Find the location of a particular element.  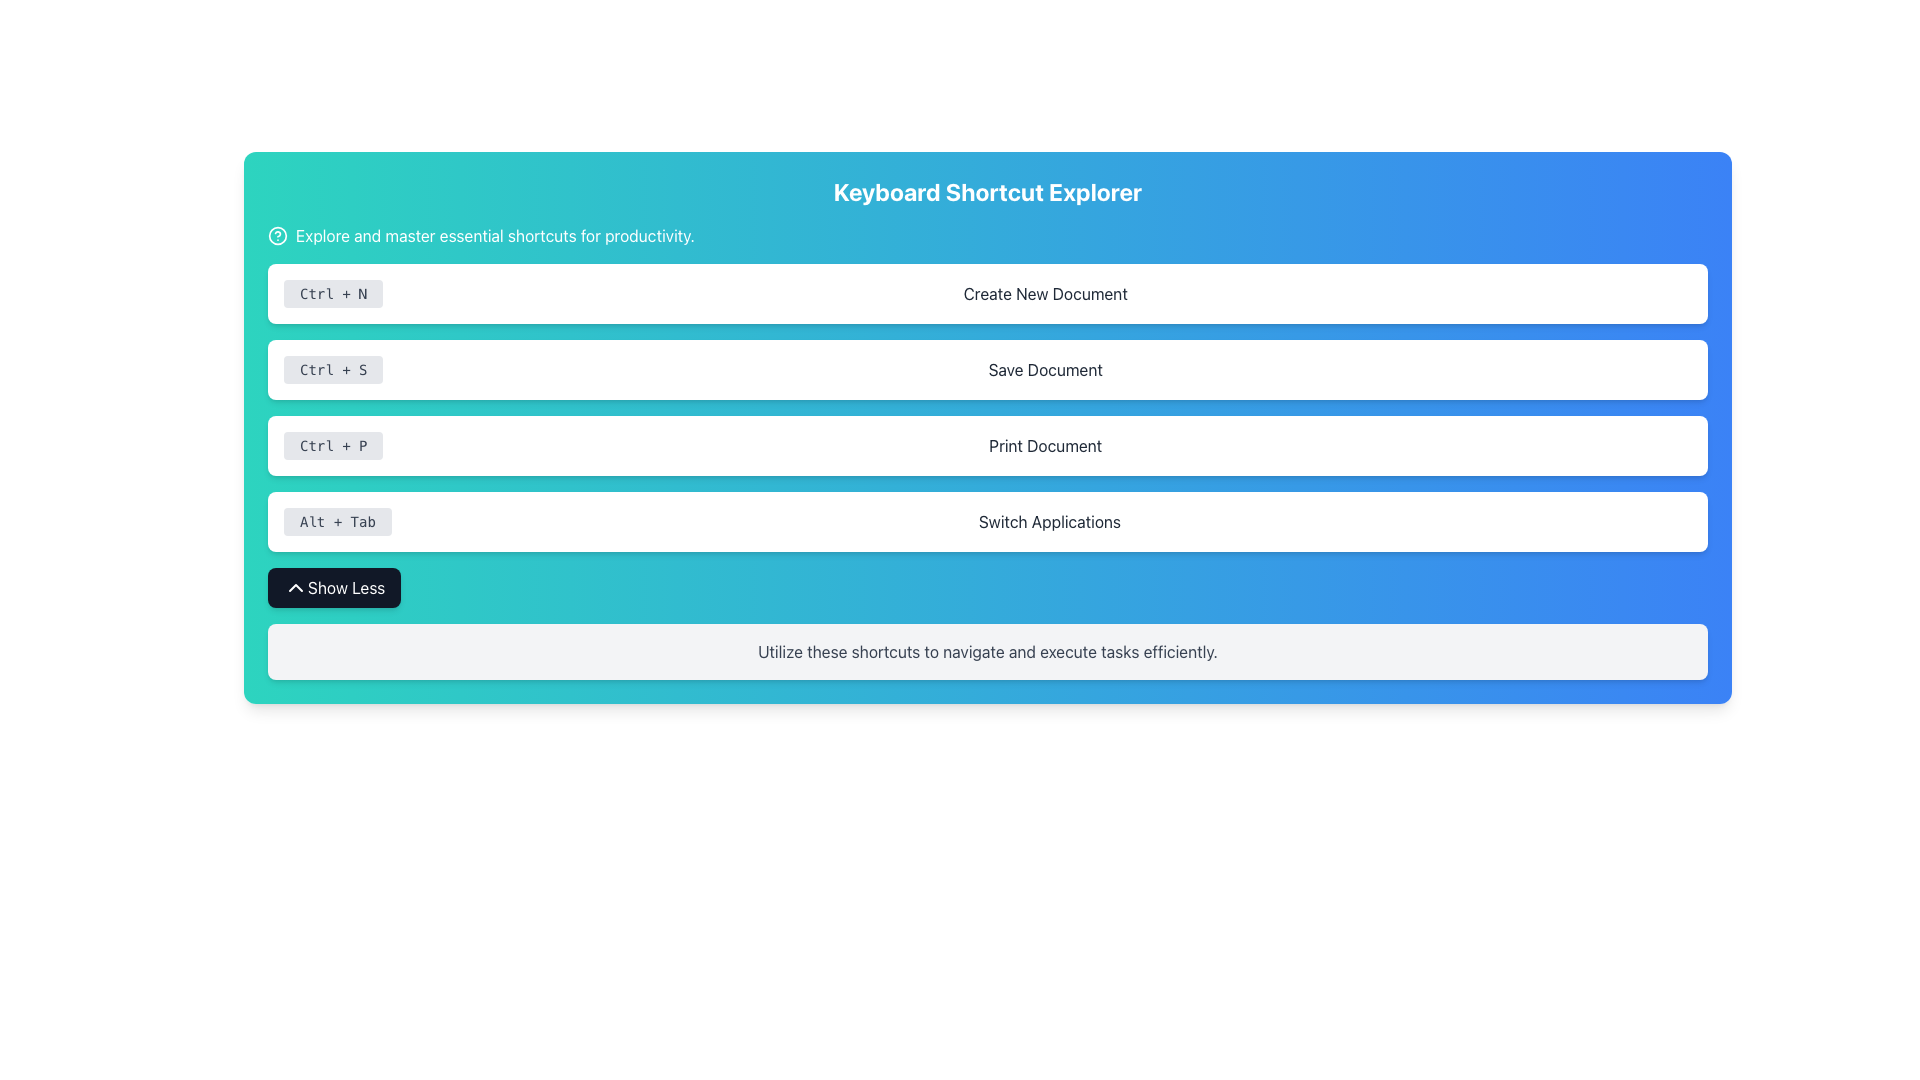

the keyboard shortcut text display for 'Ctrl + S', which is located in the second row of shortcut-key descriptions and to the left of 'Save Document' is located at coordinates (333, 370).